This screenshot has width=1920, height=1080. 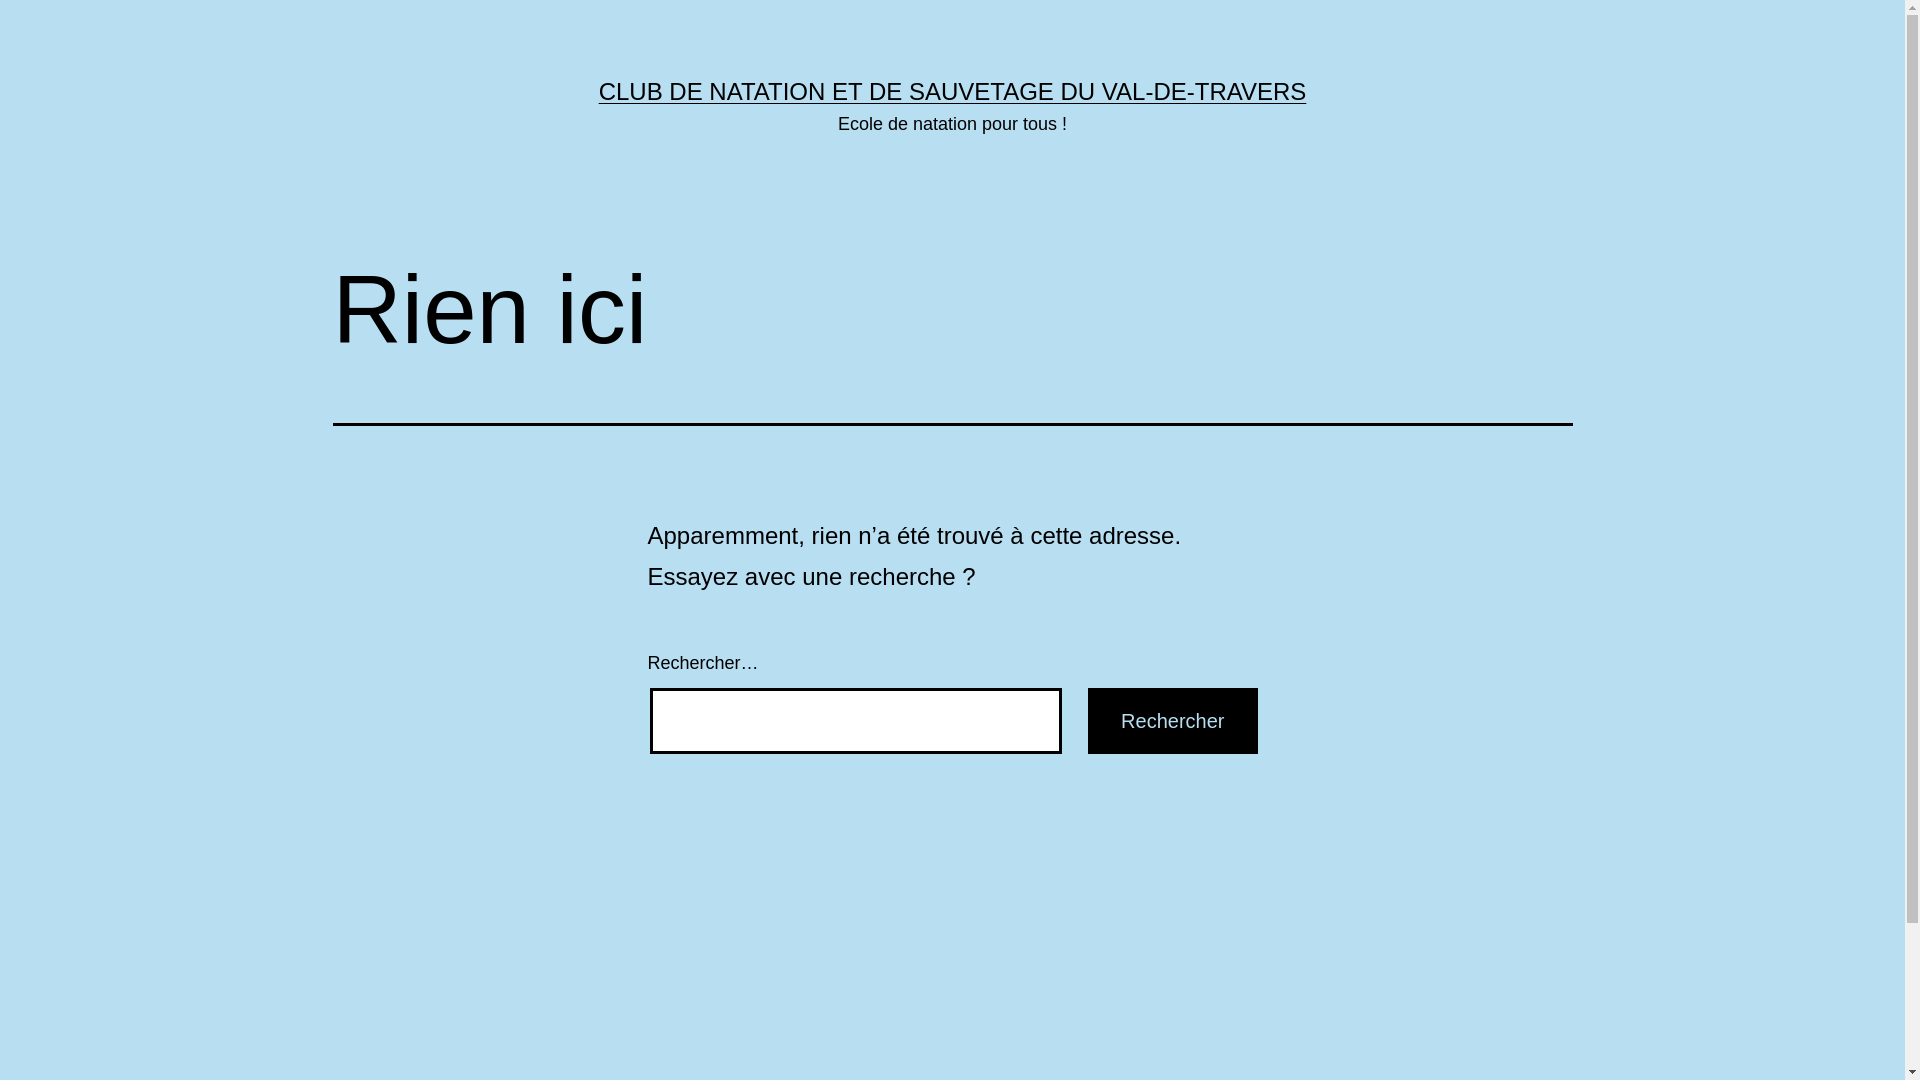 What do you see at coordinates (1172, 721) in the screenshot?
I see `'Rechercher'` at bounding box center [1172, 721].